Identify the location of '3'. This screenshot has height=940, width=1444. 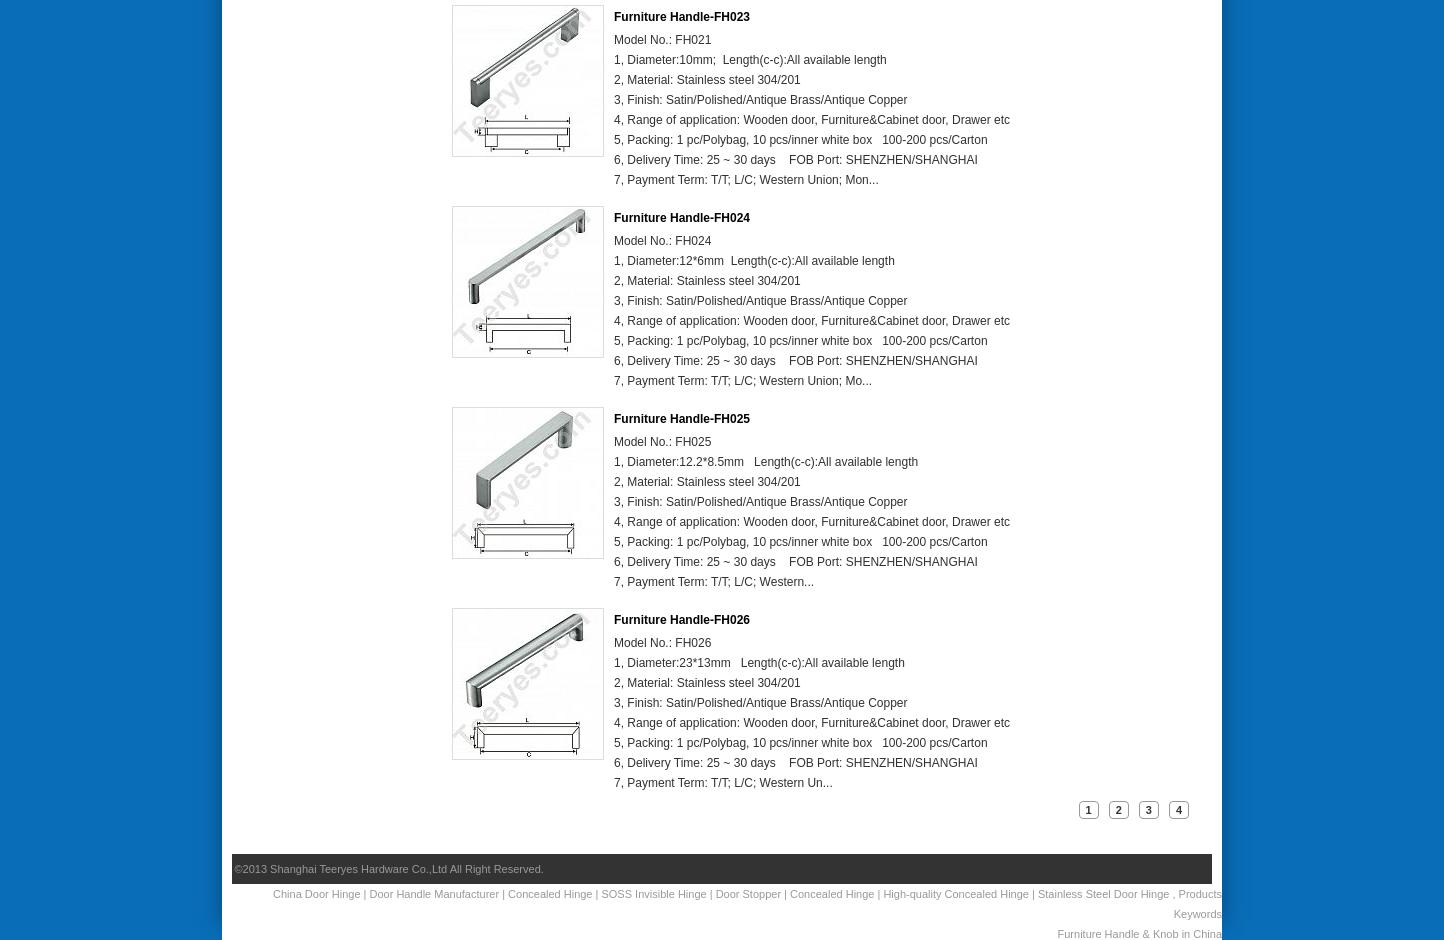
(1146, 809).